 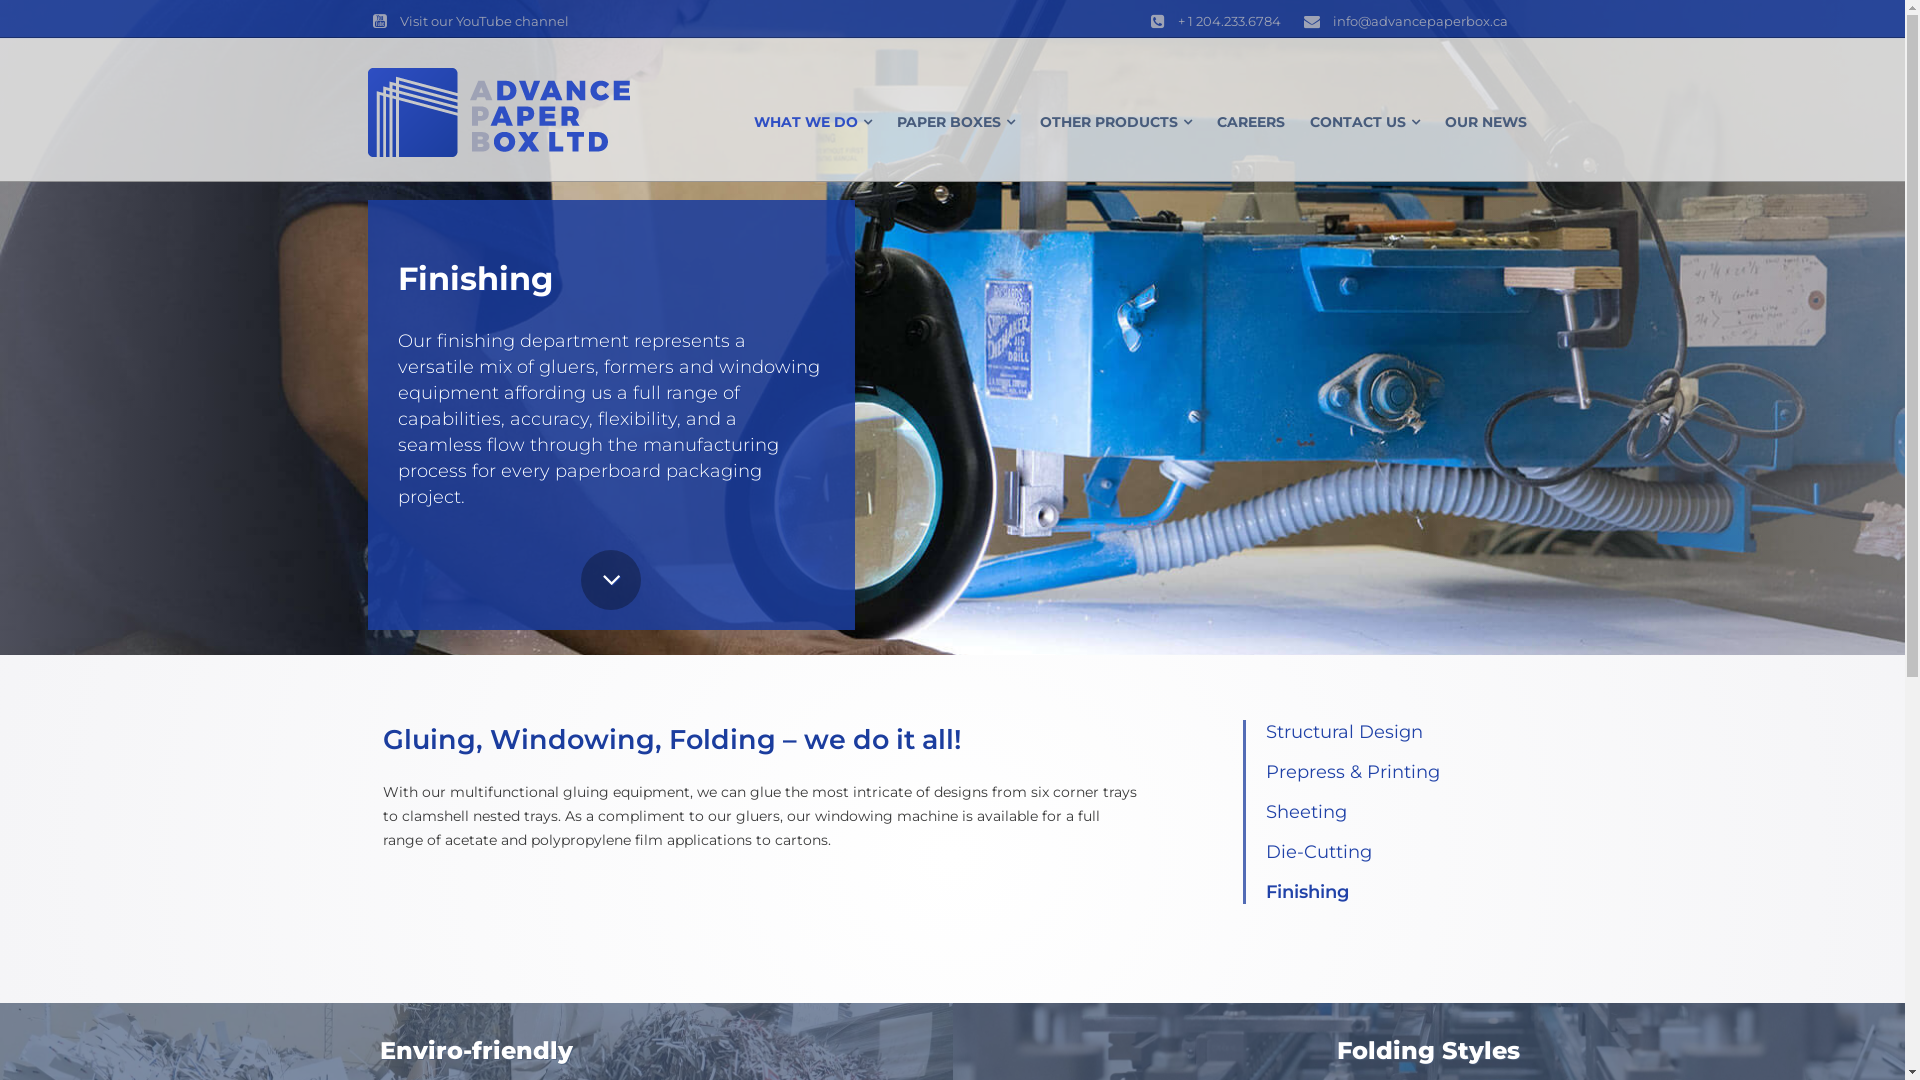 What do you see at coordinates (1115, 122) in the screenshot?
I see `'OTHER PRODUCTS'` at bounding box center [1115, 122].